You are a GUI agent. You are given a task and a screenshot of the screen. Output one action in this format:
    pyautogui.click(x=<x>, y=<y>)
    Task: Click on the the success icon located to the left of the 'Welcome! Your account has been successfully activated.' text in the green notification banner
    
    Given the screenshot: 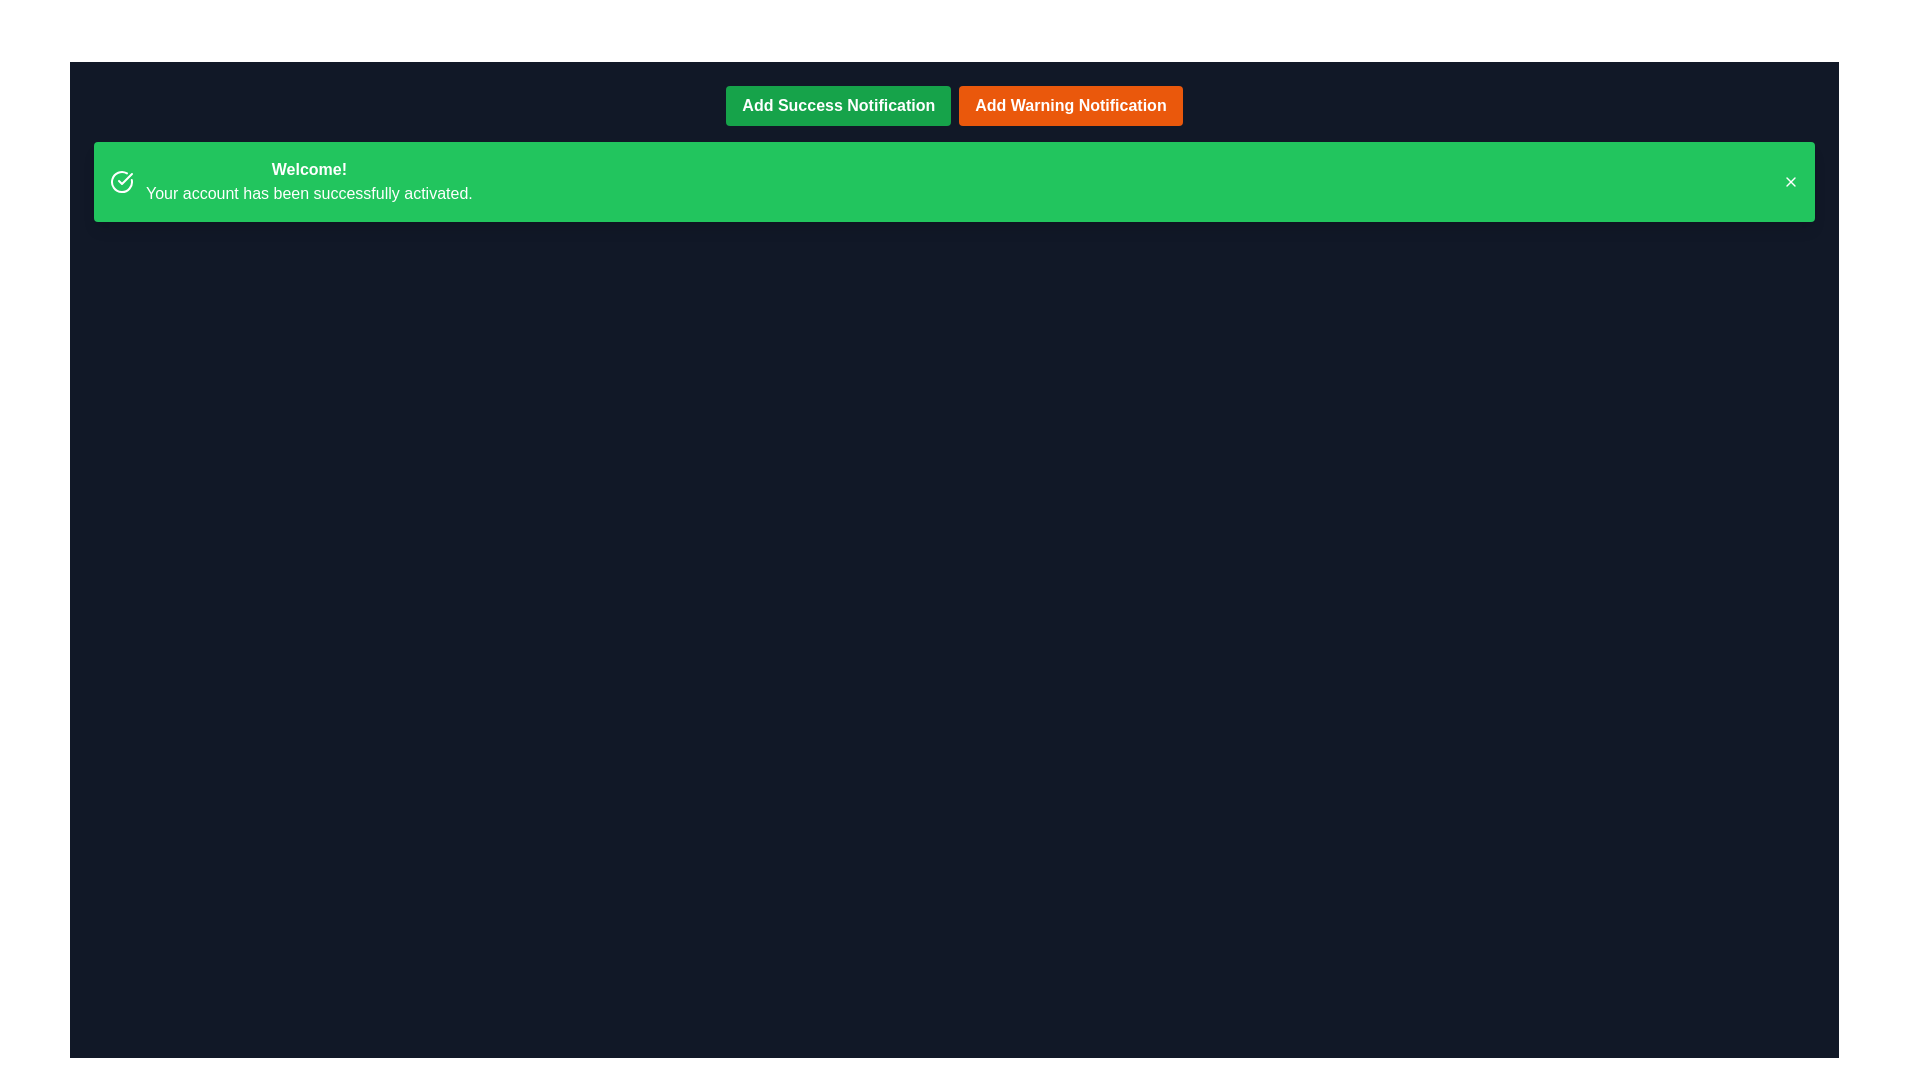 What is the action you would take?
    pyautogui.click(x=120, y=181)
    